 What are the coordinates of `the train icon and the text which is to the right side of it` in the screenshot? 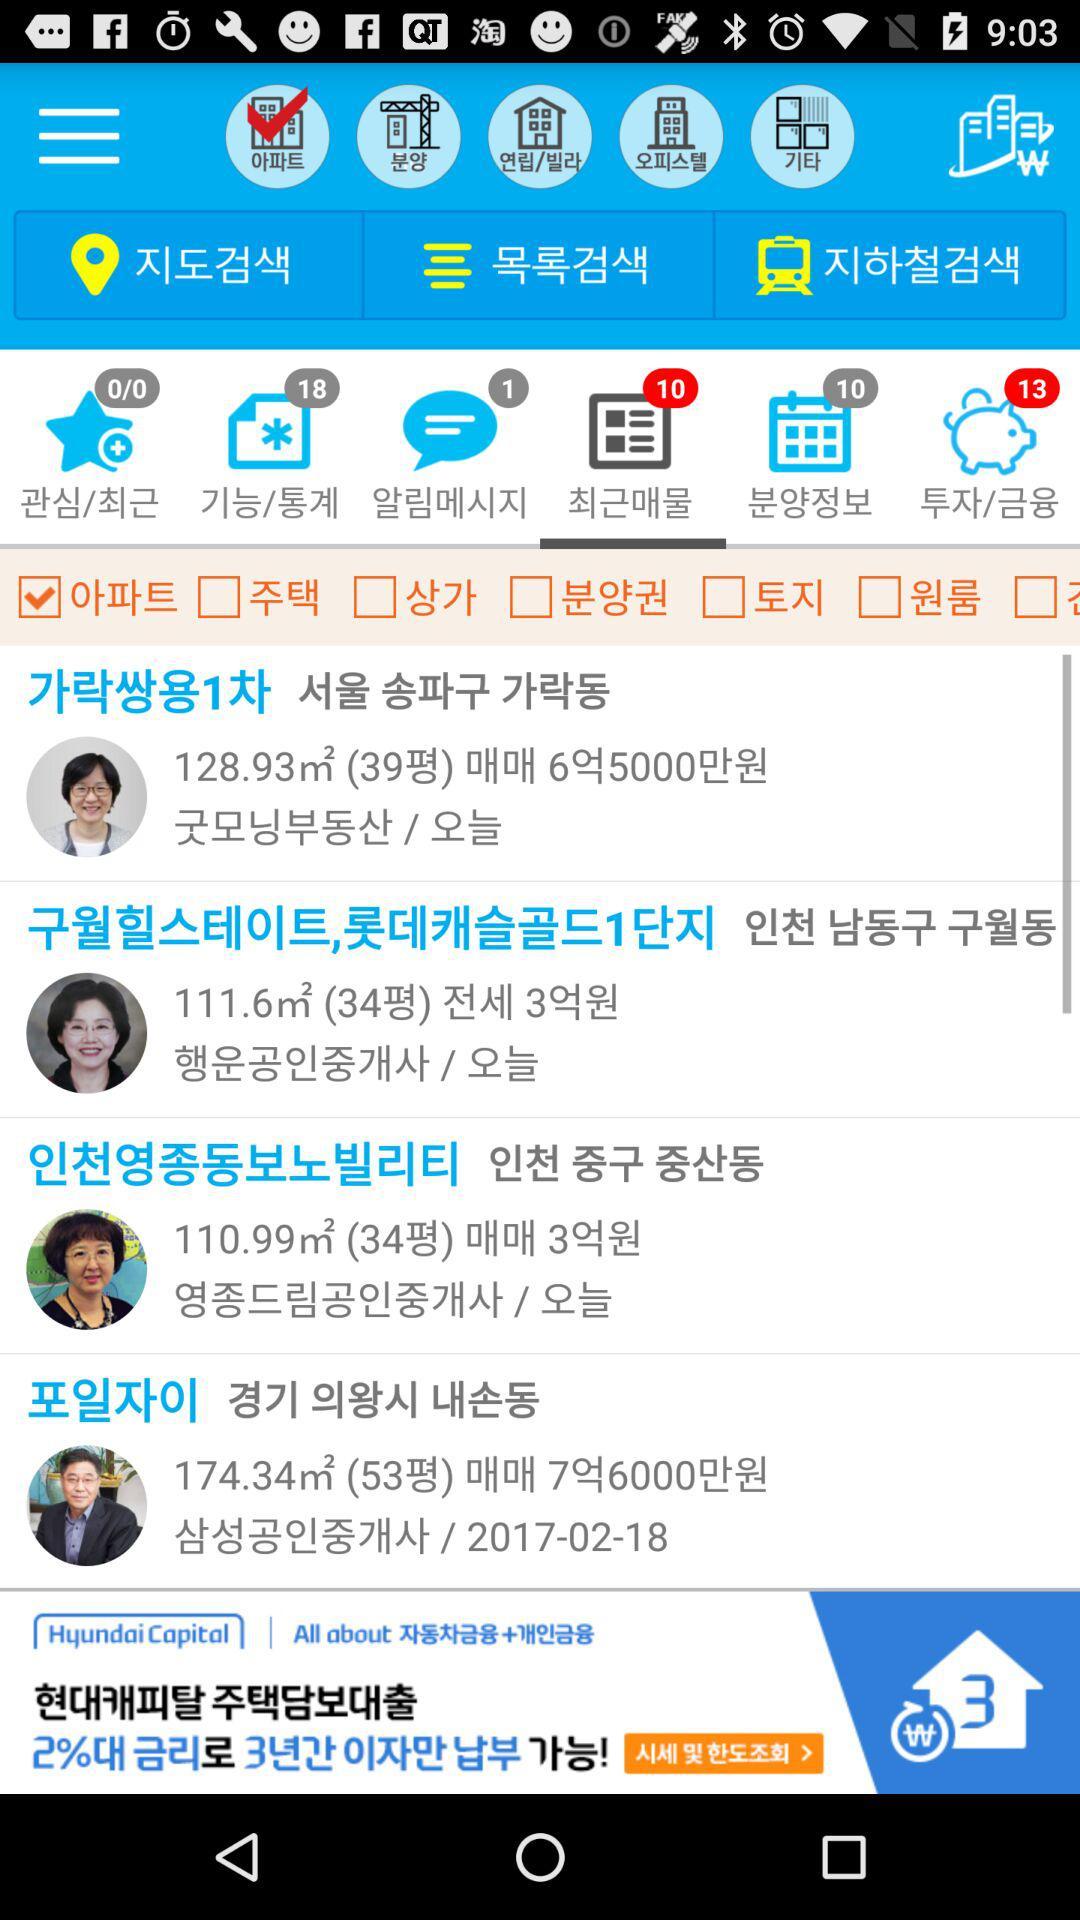 It's located at (890, 263).